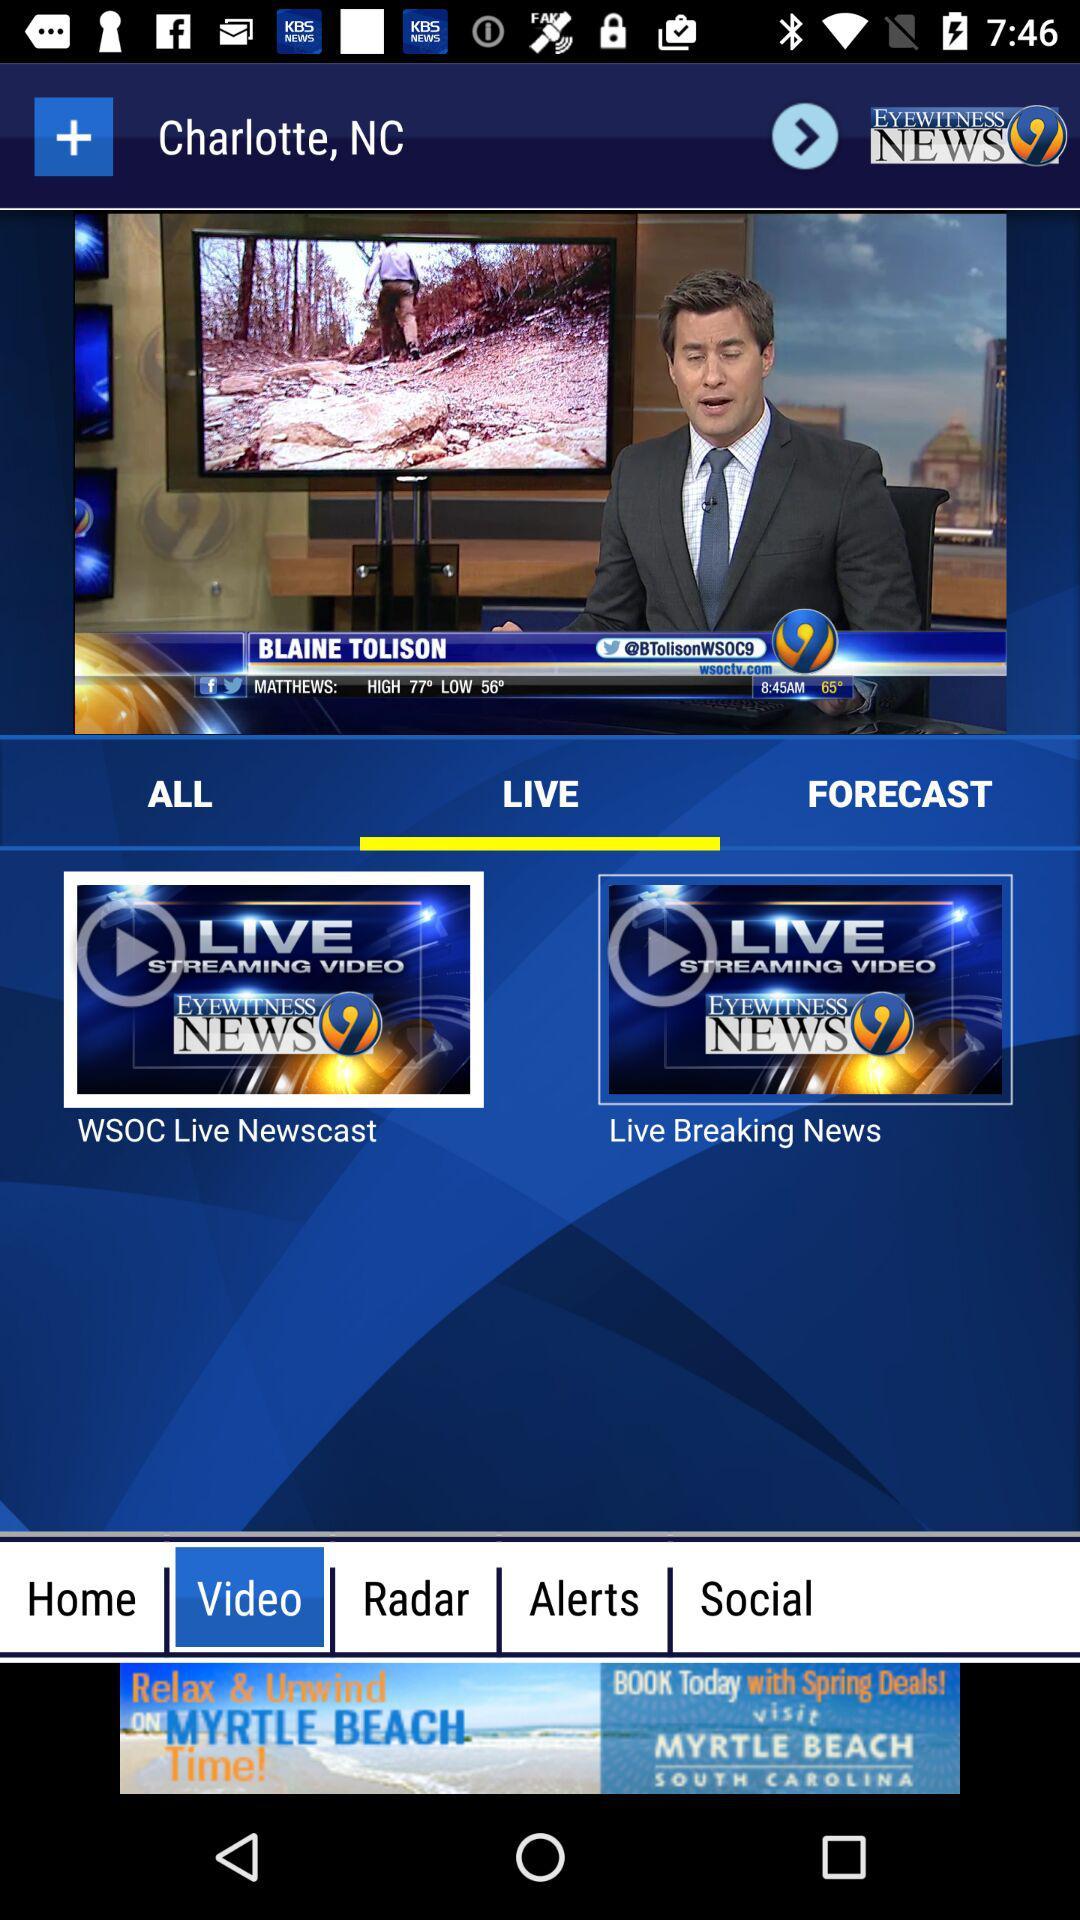  I want to click on the arrow_forward icon, so click(804, 135).